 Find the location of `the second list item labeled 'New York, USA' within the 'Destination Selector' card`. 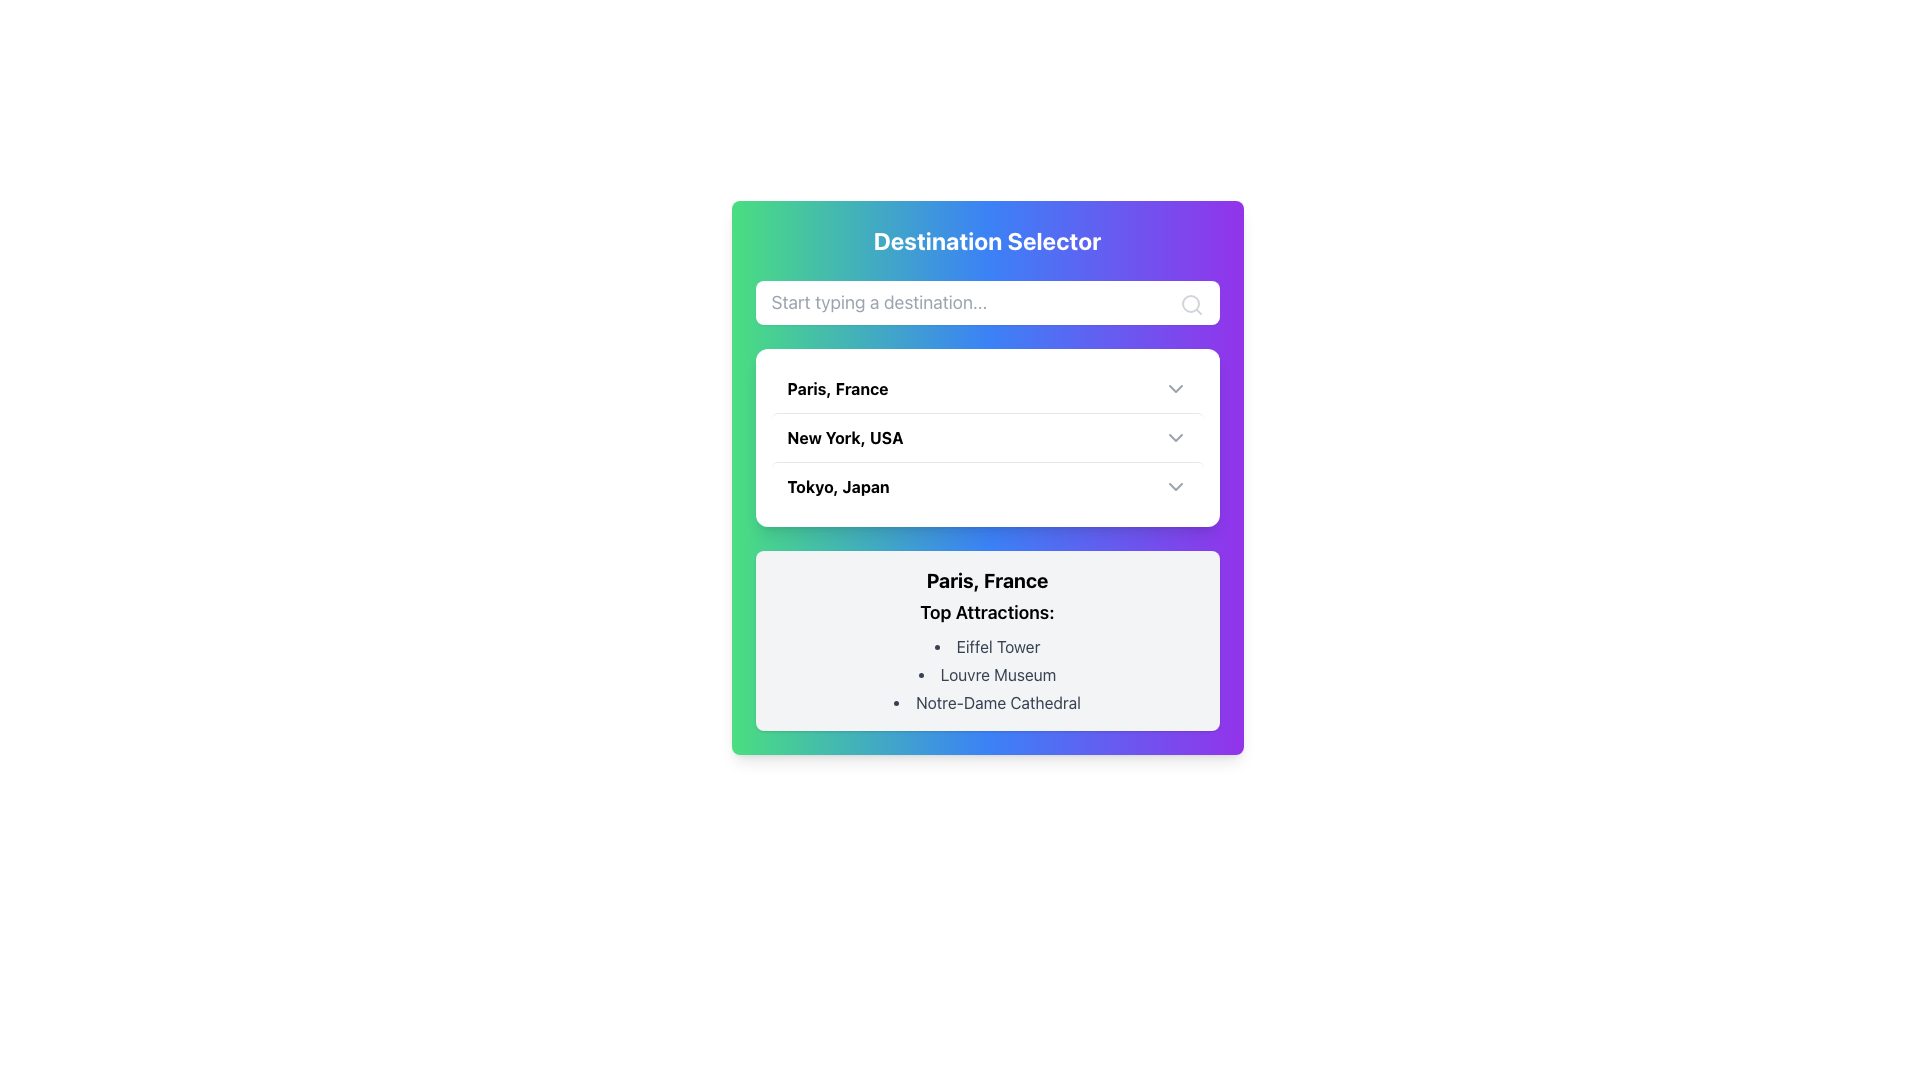

the second list item labeled 'New York, USA' within the 'Destination Selector' card is located at coordinates (987, 437).